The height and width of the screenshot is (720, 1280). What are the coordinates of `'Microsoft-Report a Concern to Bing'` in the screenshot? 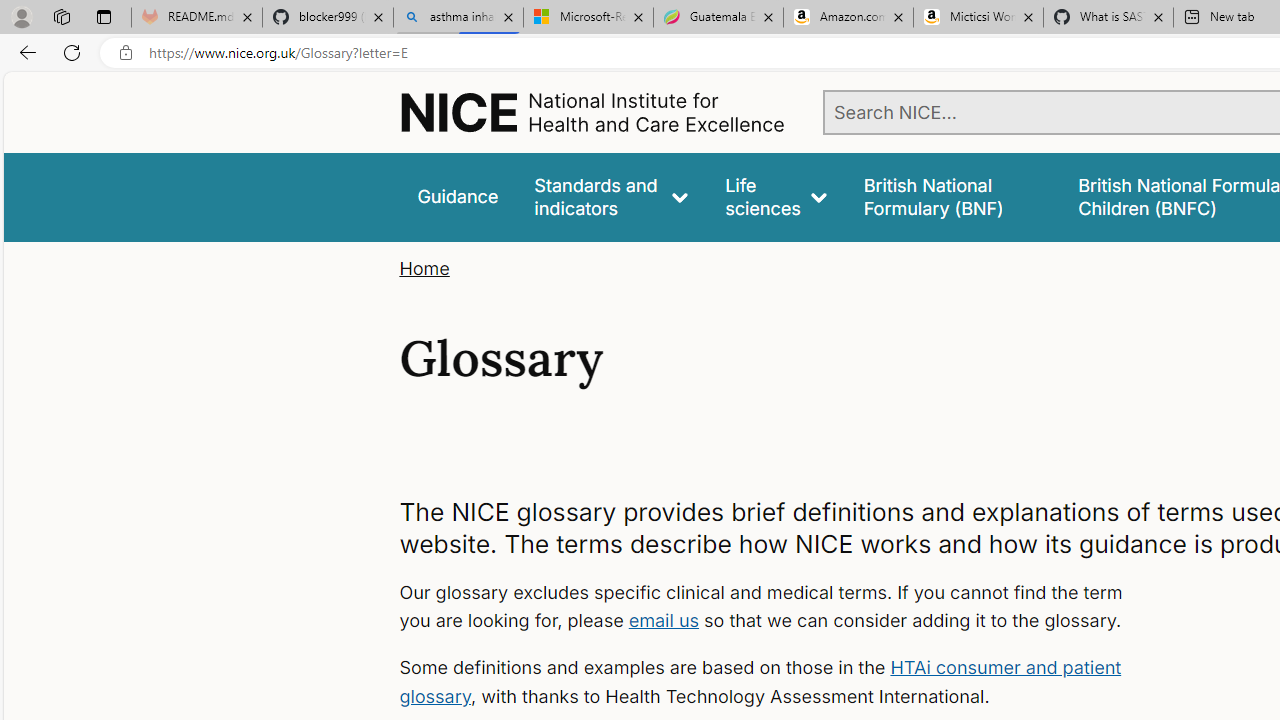 It's located at (587, 17).